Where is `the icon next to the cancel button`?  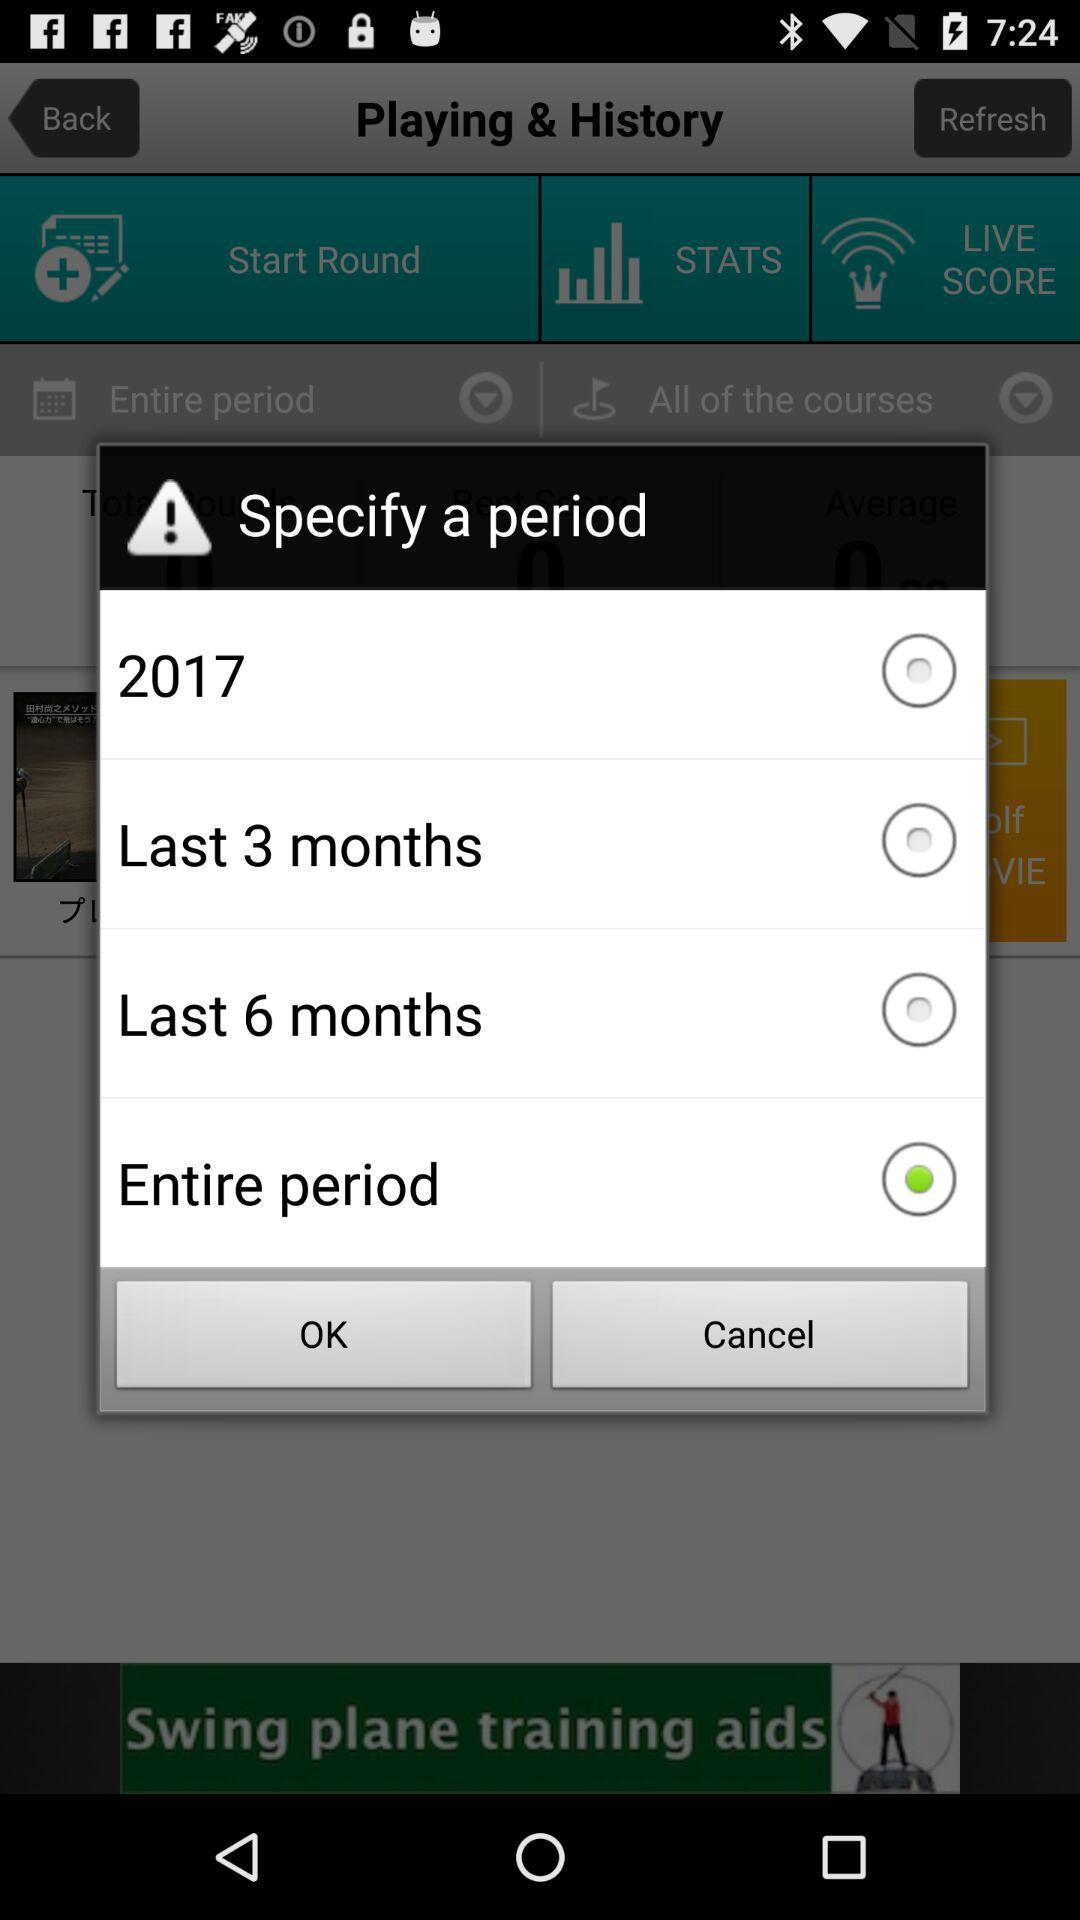
the icon next to the cancel button is located at coordinates (323, 1340).